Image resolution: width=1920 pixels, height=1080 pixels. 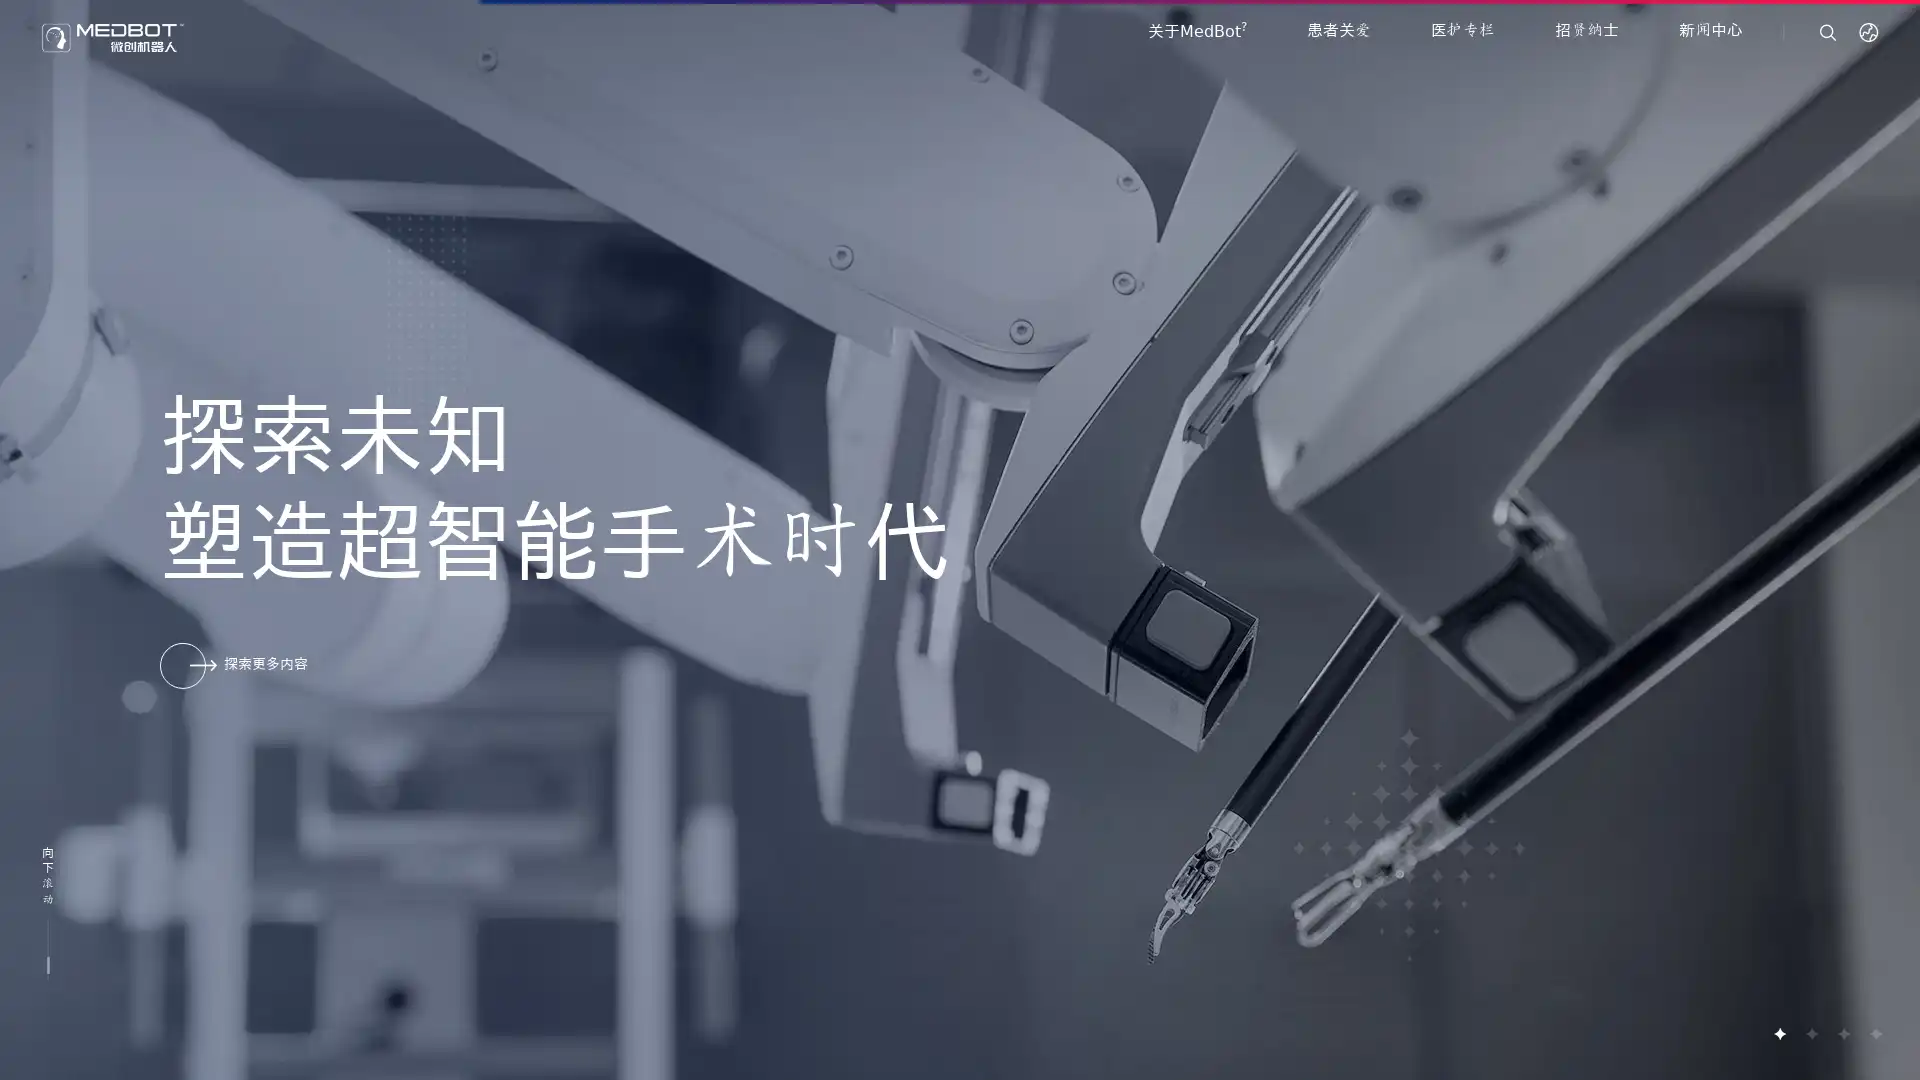 What do you see at coordinates (1874, 1033) in the screenshot?
I see `Go to slide 4` at bounding box center [1874, 1033].